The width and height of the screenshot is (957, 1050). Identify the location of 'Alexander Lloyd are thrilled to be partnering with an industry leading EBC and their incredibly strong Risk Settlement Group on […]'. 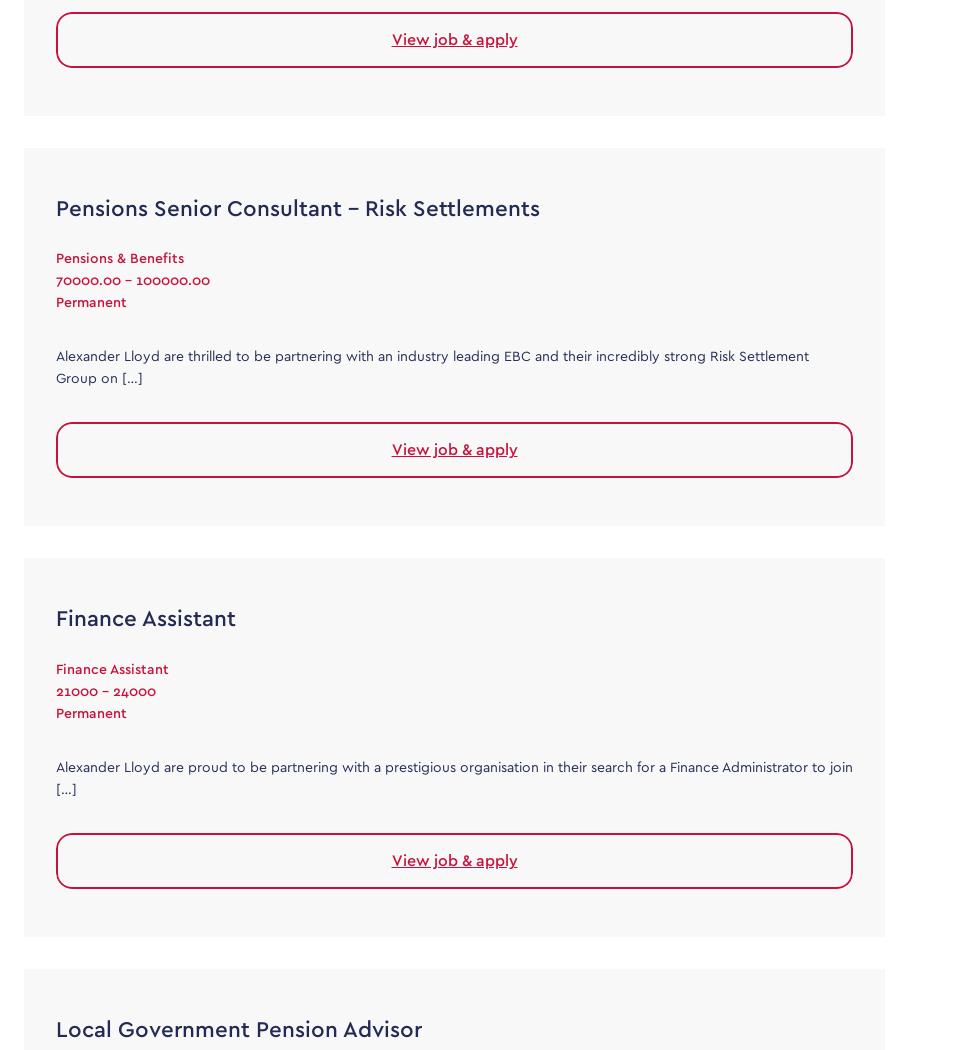
(431, 367).